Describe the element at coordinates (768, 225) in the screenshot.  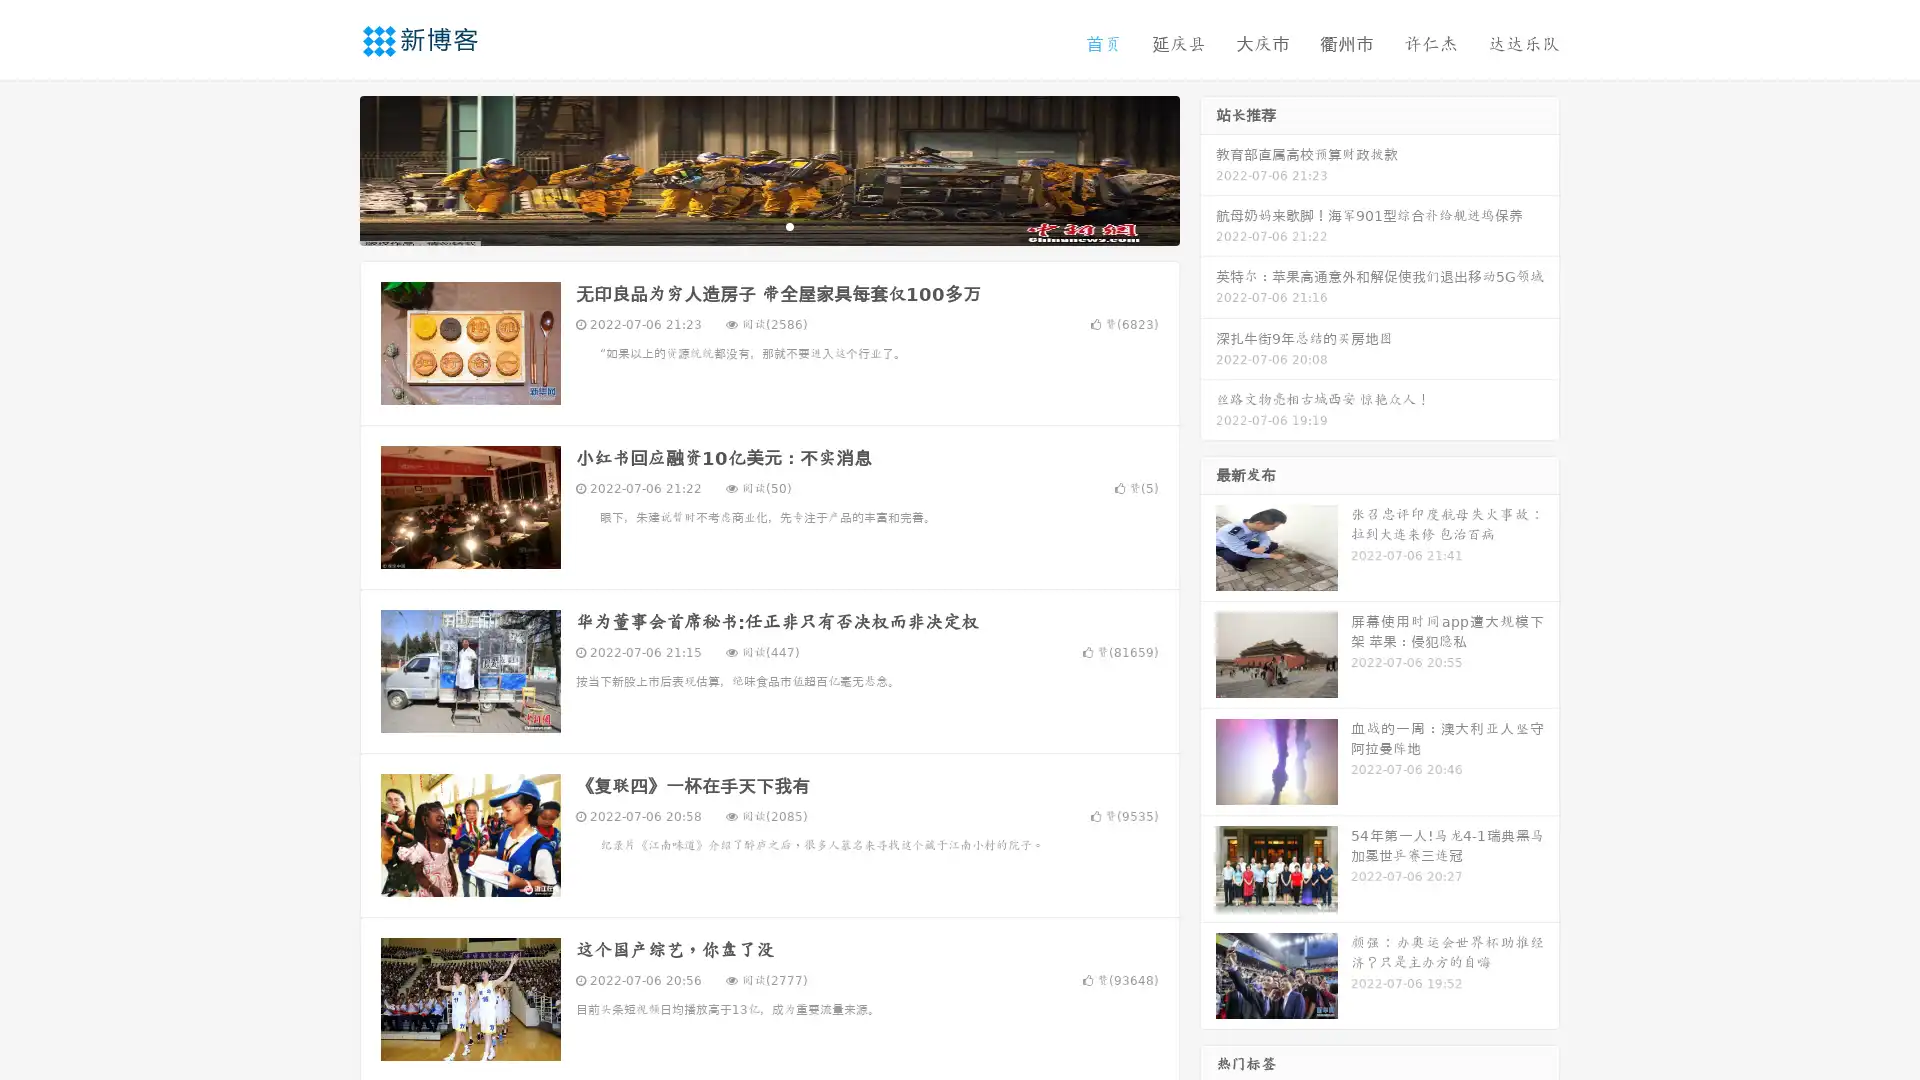
I see `Go to slide 2` at that location.